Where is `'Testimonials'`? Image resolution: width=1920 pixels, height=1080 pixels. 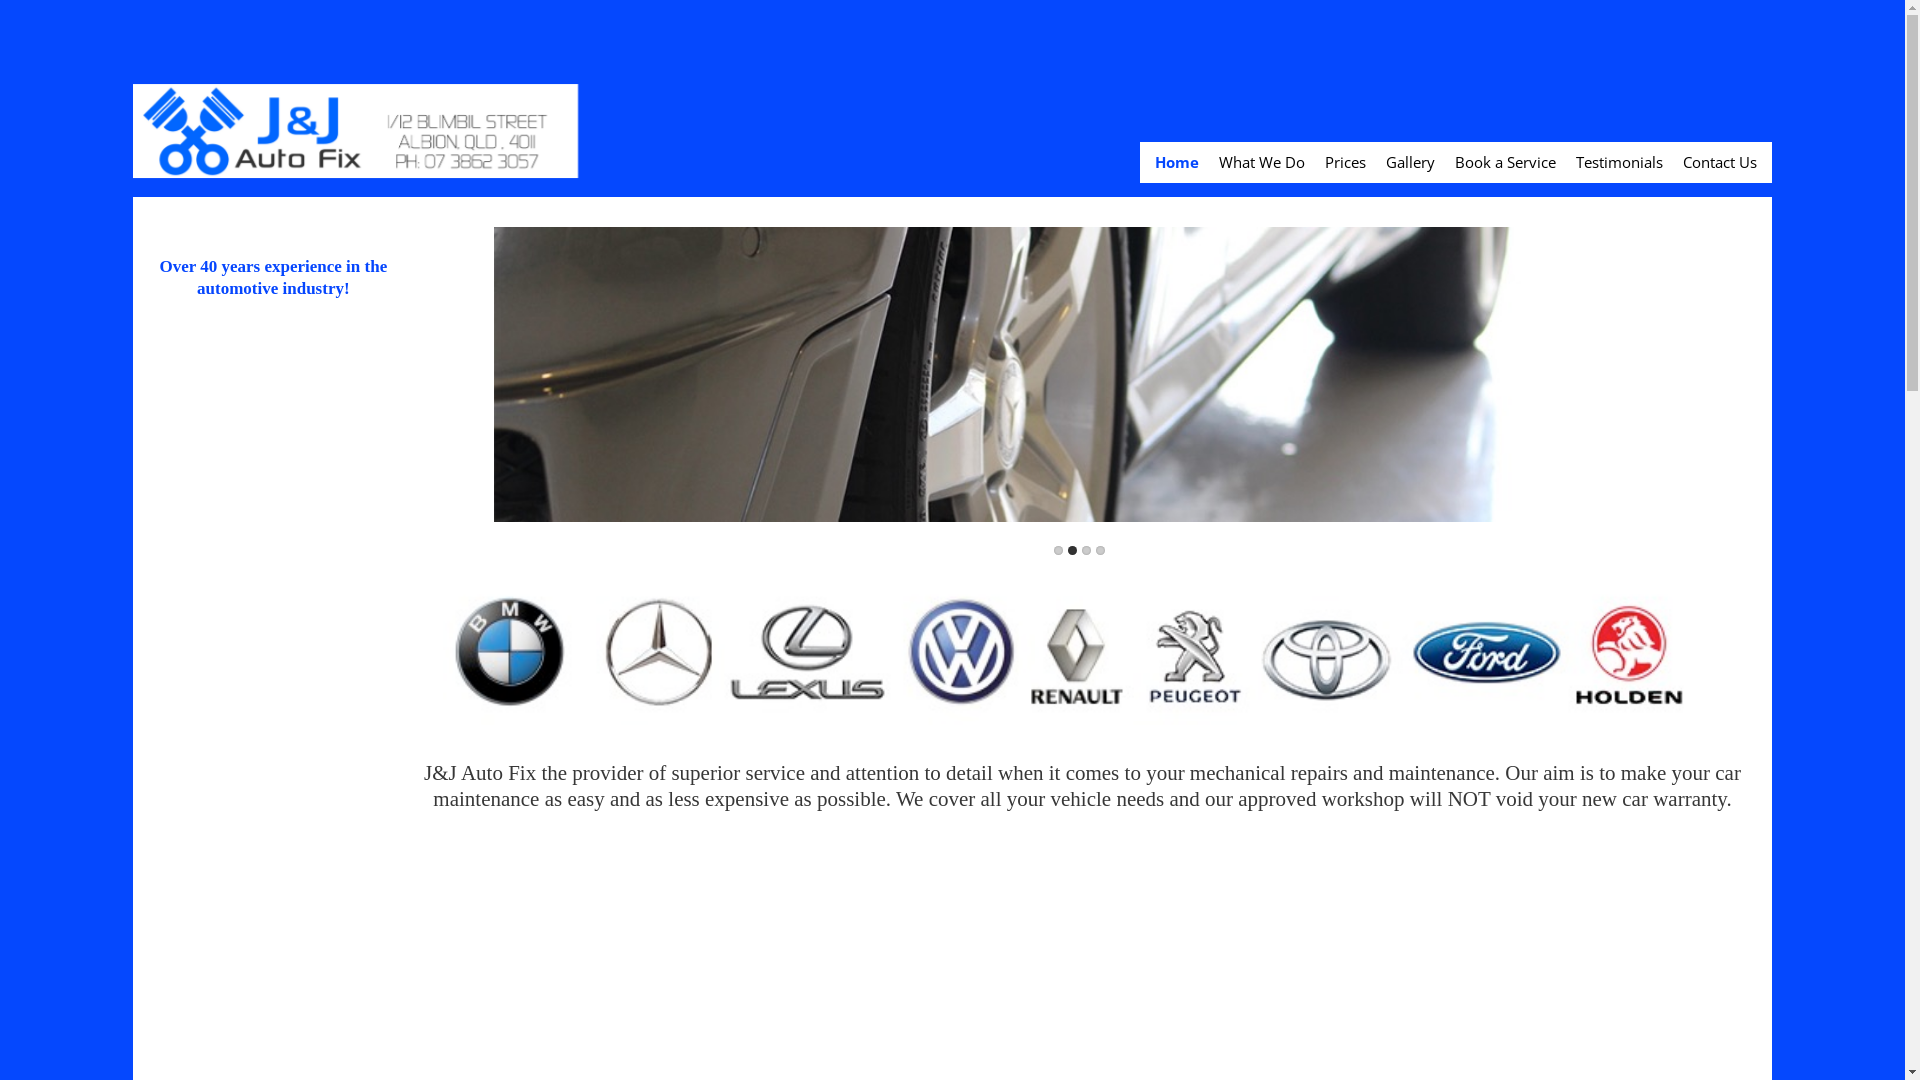 'Testimonials' is located at coordinates (1619, 161).